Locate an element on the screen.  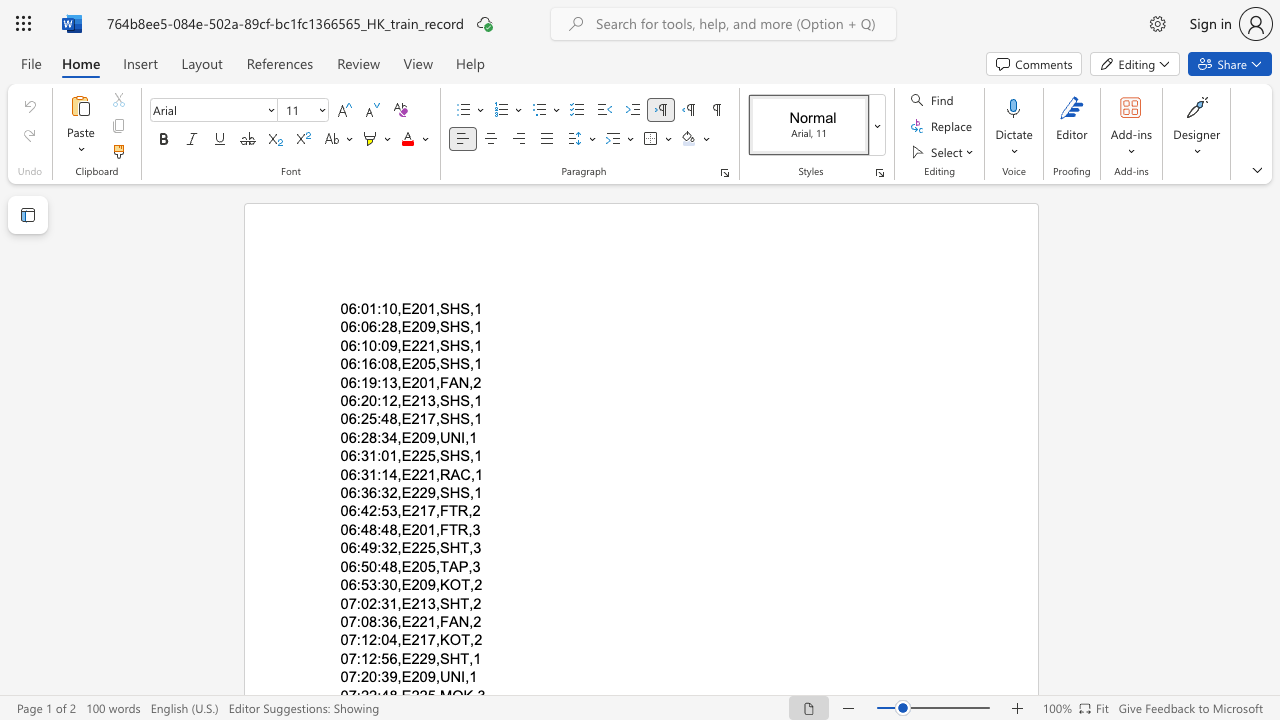
the subset text ",E221," within the text "07:08:36,E221,FAN,2" is located at coordinates (397, 620).